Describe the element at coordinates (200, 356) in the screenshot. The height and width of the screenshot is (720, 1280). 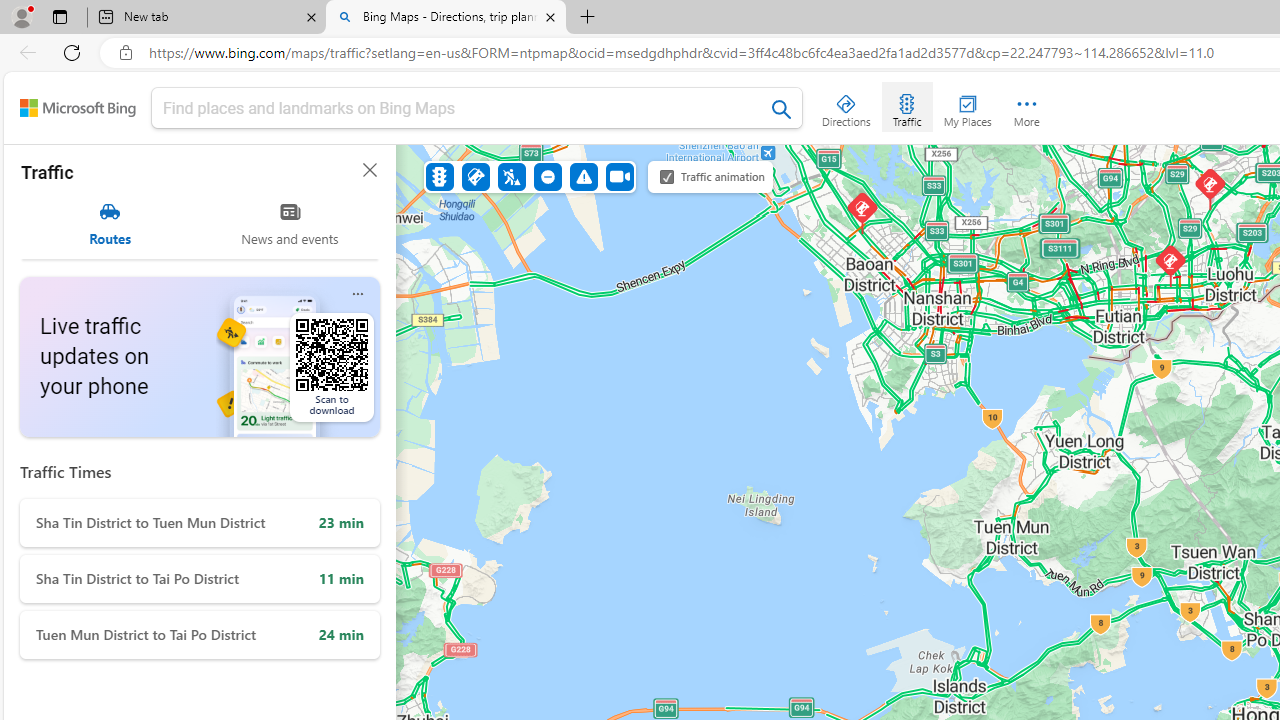
I see `'Live traffic updates on your phone Scan to download'` at that location.